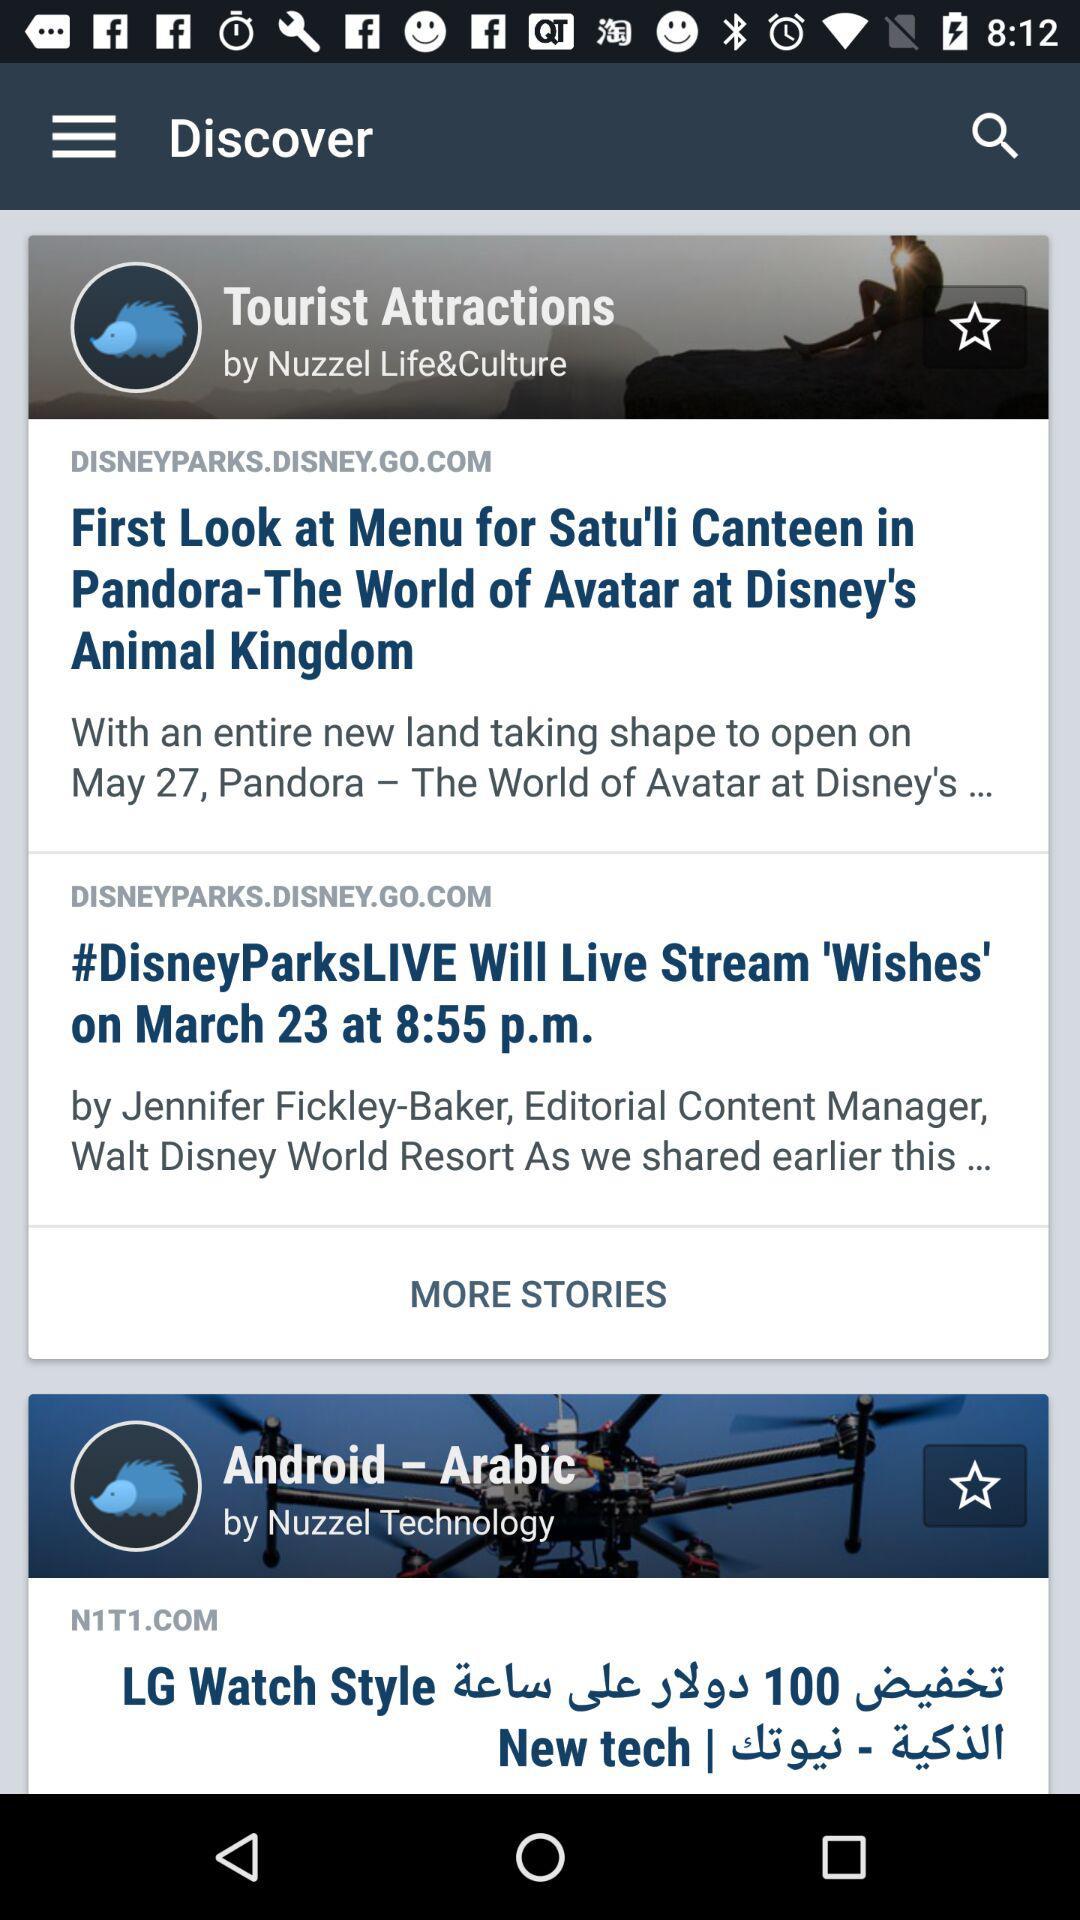 This screenshot has width=1080, height=1920. What do you see at coordinates (995, 135) in the screenshot?
I see `the item next to discover icon` at bounding box center [995, 135].